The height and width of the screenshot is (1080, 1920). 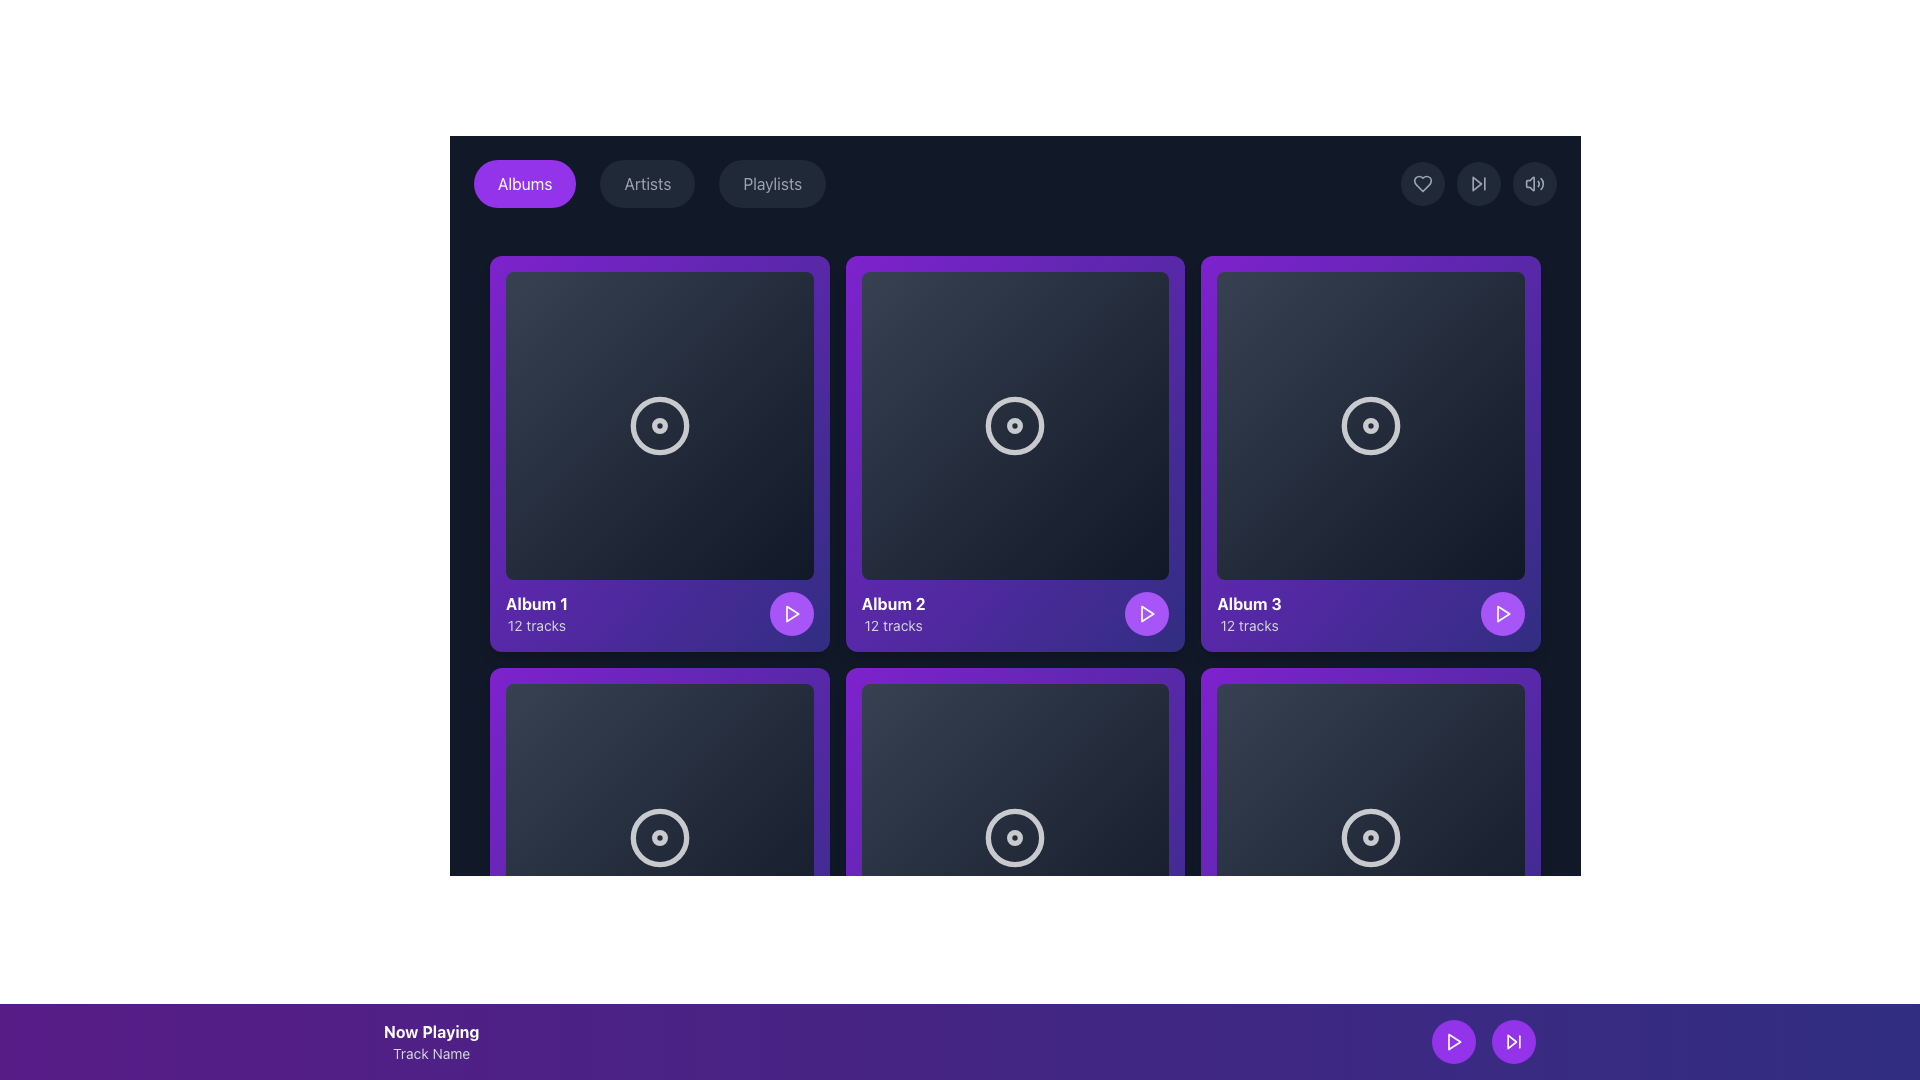 I want to click on text from the Text Label displaying '12 tracks', which is located below 'Album 3' in the purple album box, so click(x=1248, y=624).